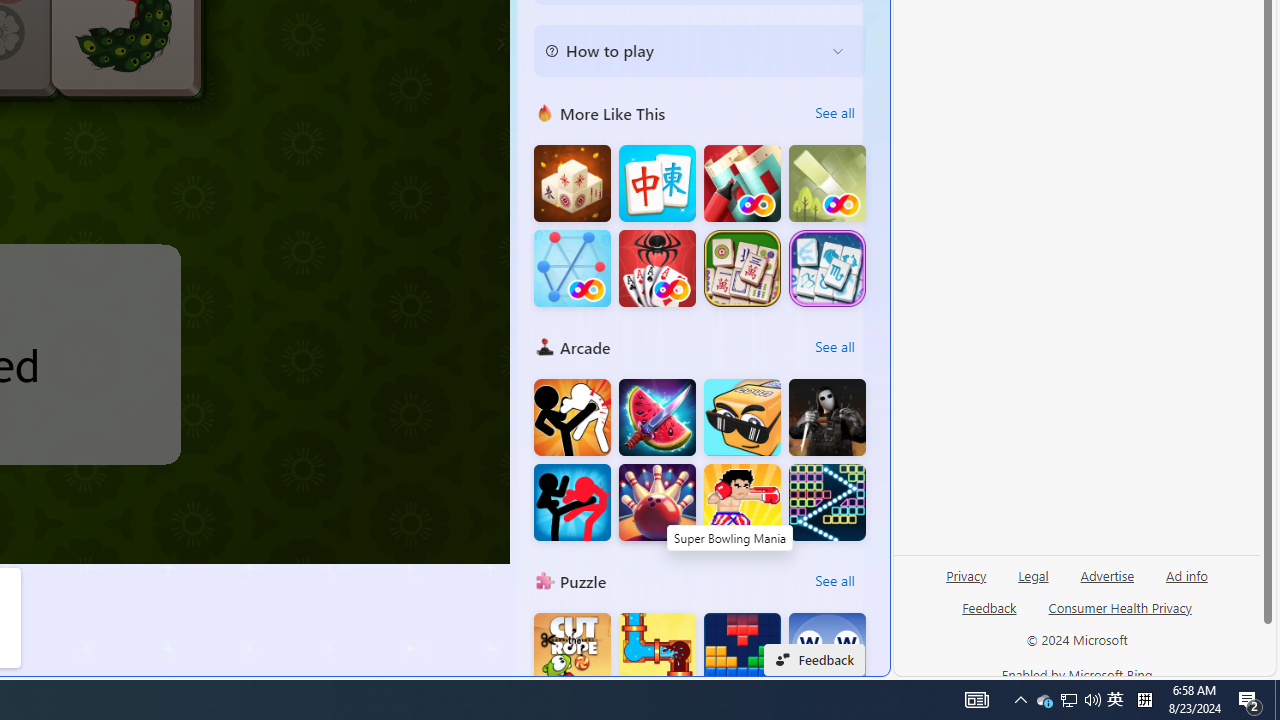  Describe the element at coordinates (827, 416) in the screenshot. I see `'Hunter Hitman'` at that location.